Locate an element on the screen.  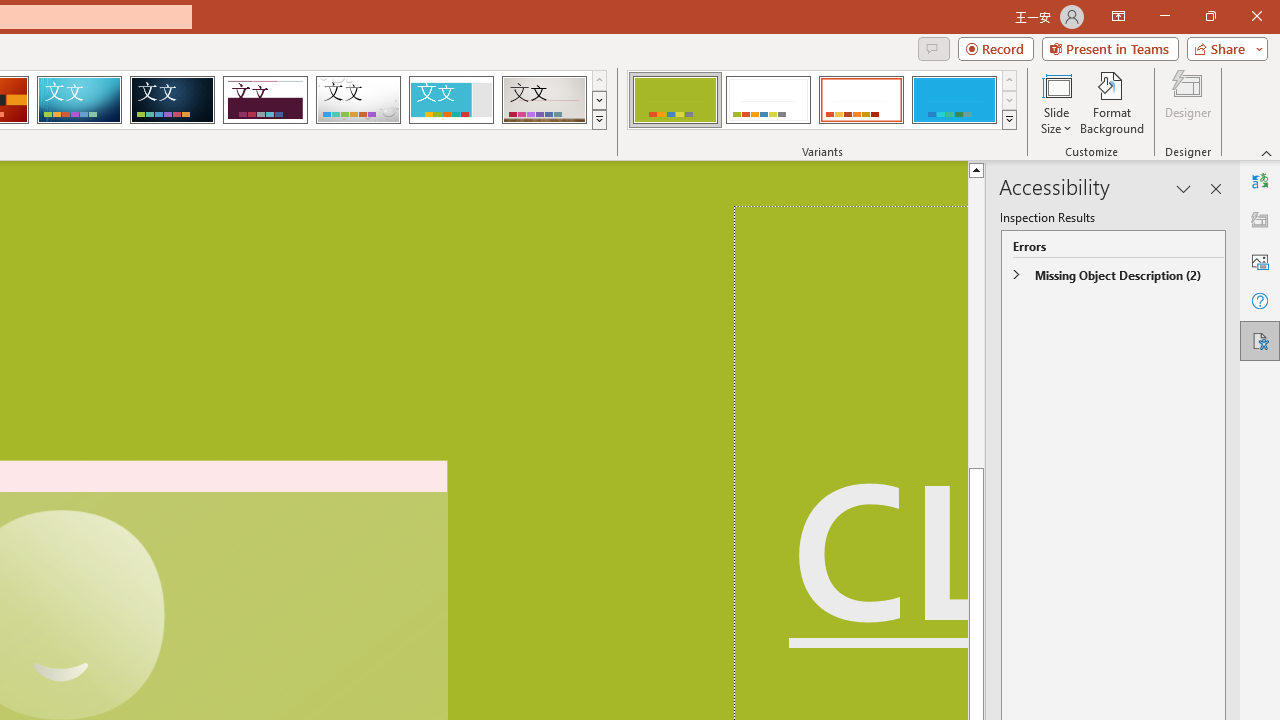
'Circuit' is located at coordinates (79, 100).